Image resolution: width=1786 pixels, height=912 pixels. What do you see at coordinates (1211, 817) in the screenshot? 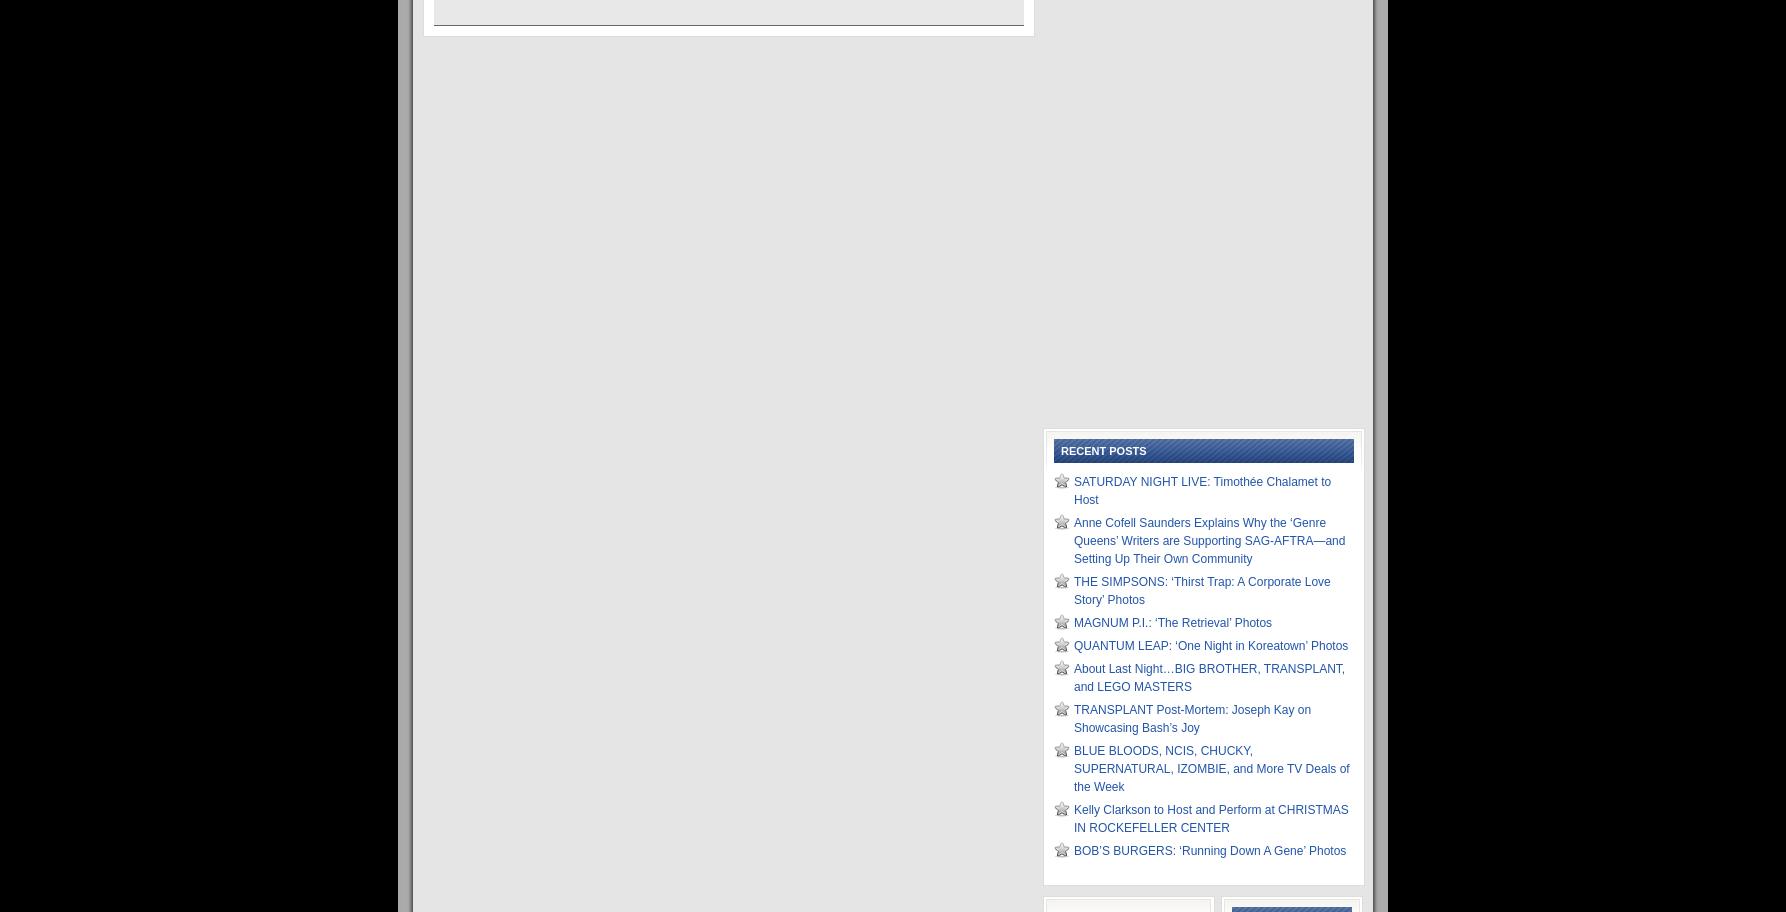
I see `'Kelly Clarkson to Host and Perform at CHRISTMAS IN ROCKEFELLER CENTER'` at bounding box center [1211, 817].